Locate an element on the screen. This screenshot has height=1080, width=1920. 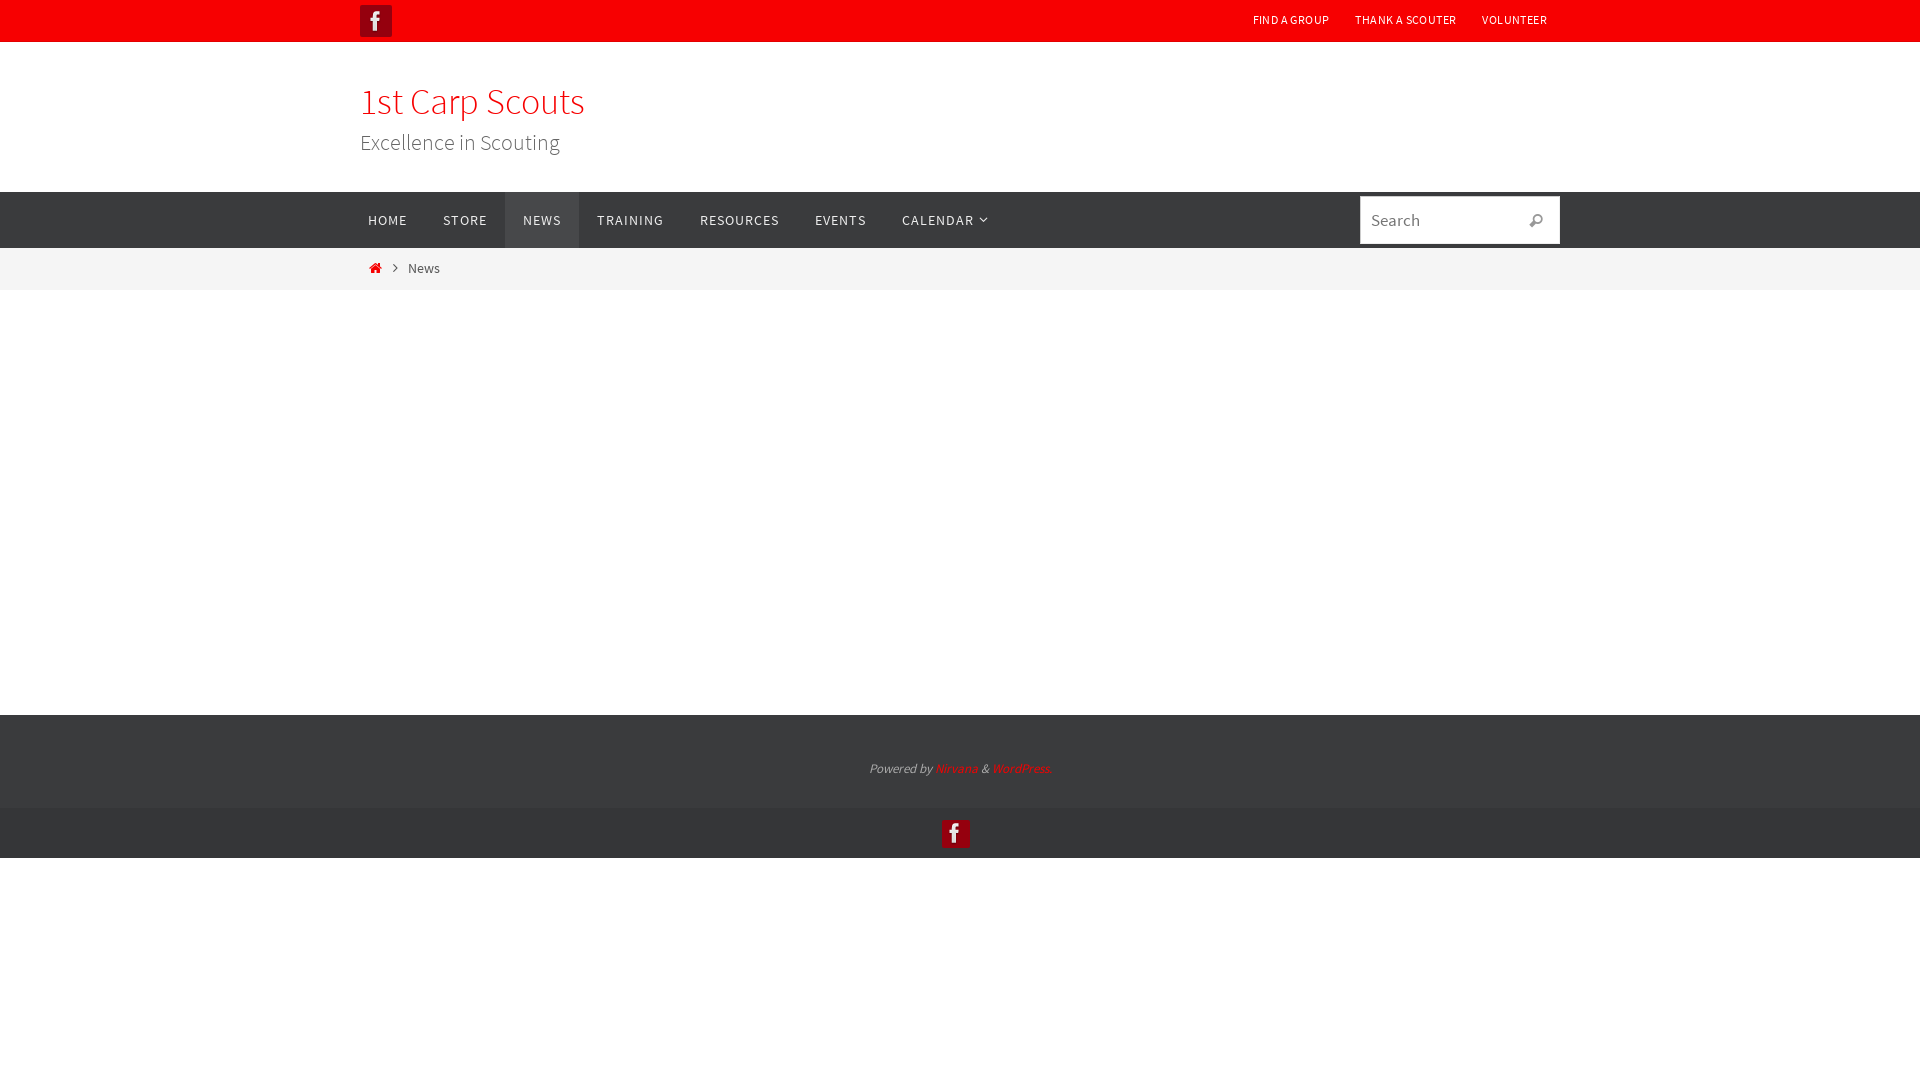
'THANK A SCOUTER' is located at coordinates (1404, 19).